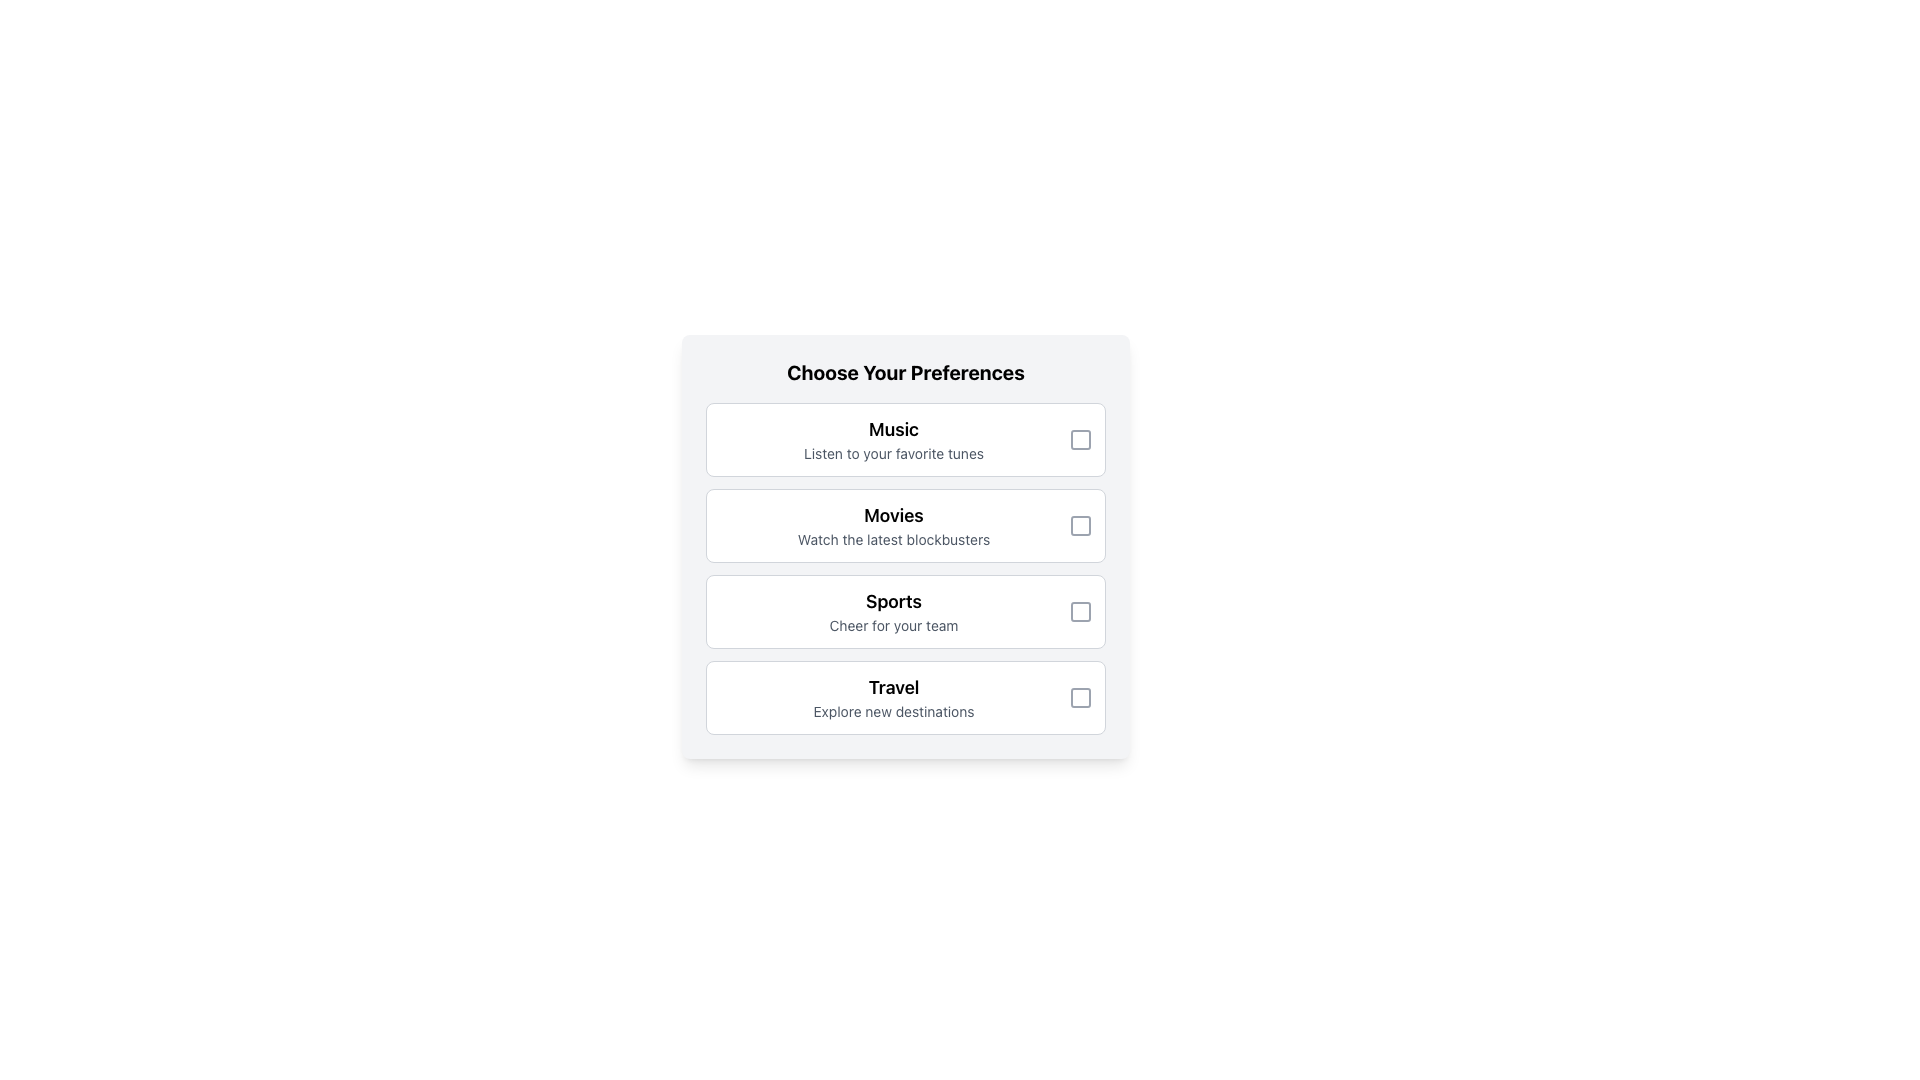  What do you see at coordinates (1079, 438) in the screenshot?
I see `the 'Music' preference checkbox, which is the first checkbox in a vertical list of options, located to the right of the 'Music' label and below the header 'Choose Your Preferences'` at bounding box center [1079, 438].